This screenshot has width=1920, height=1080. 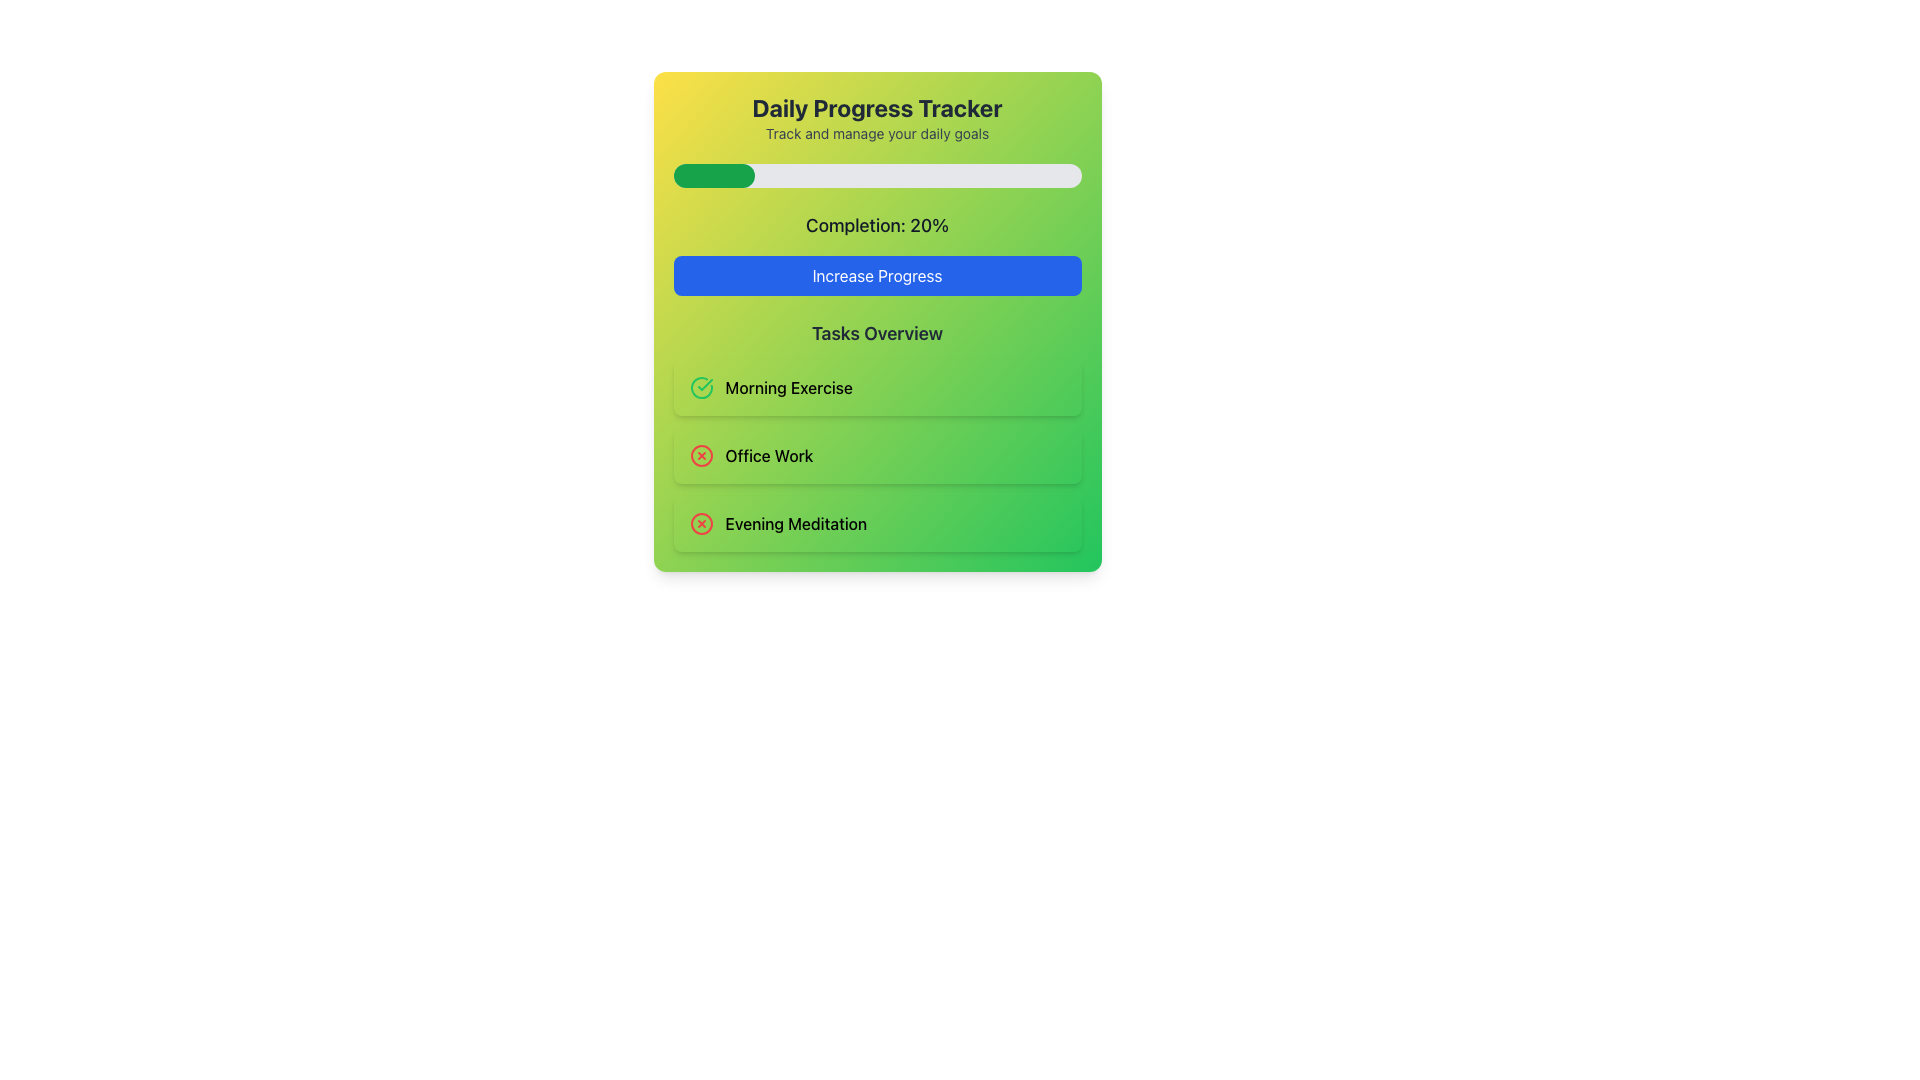 I want to click on the static text label that reads 'Evening Meditation', which is styled with medium font weight and capitalized lettering, located within a green-shaded box at the bottom of the task list, so click(x=795, y=523).